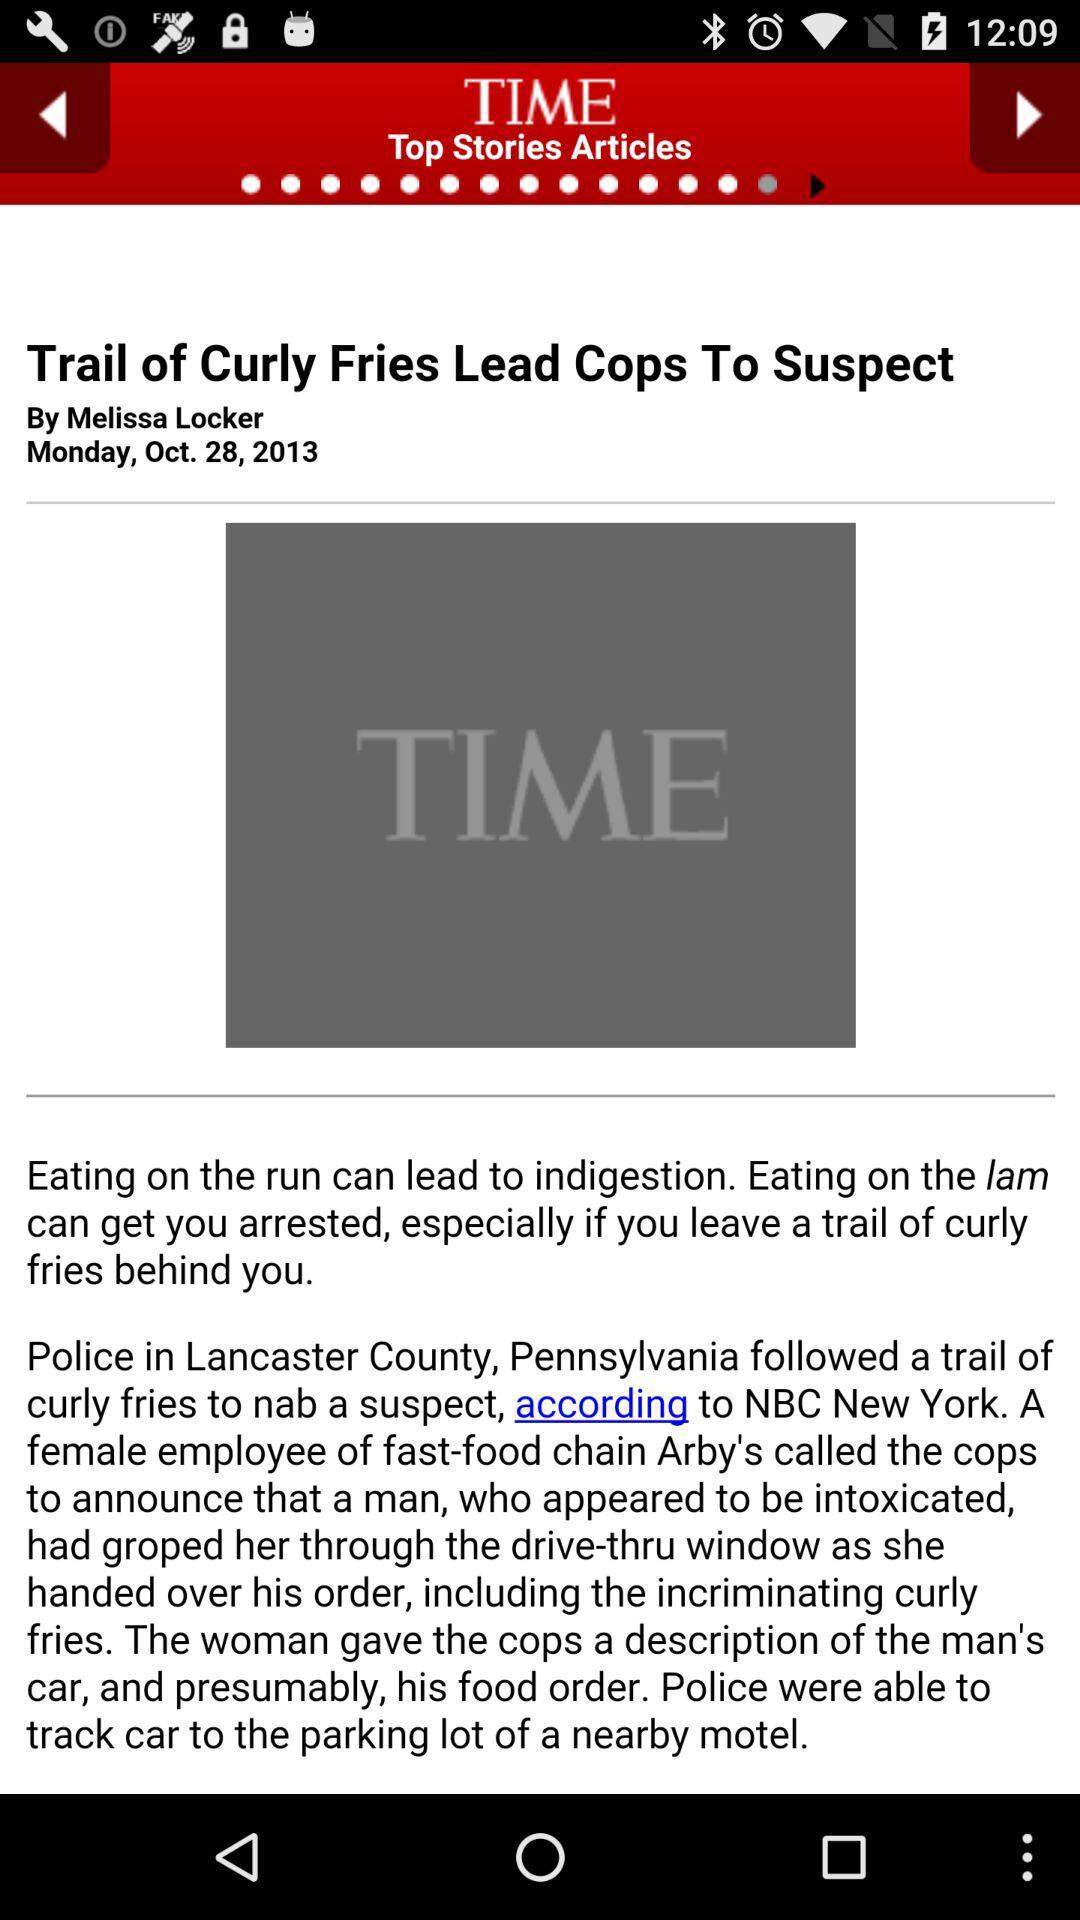 The width and height of the screenshot is (1080, 1920). Describe the element at coordinates (1024, 117) in the screenshot. I see `next bage` at that location.